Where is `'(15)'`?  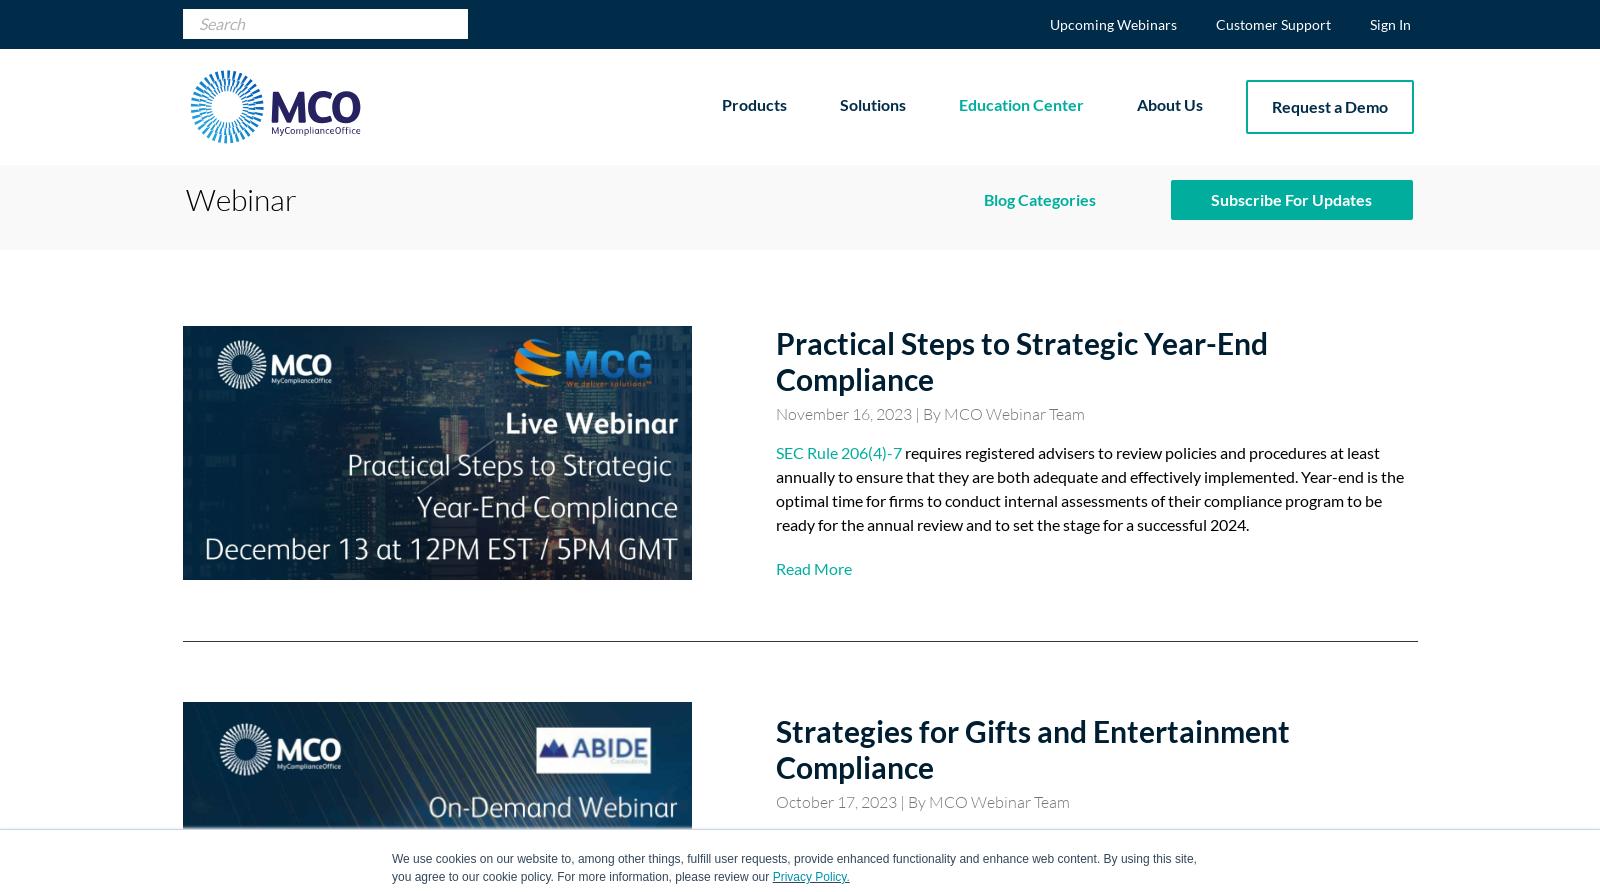 '(15)' is located at coordinates (1039, 293).